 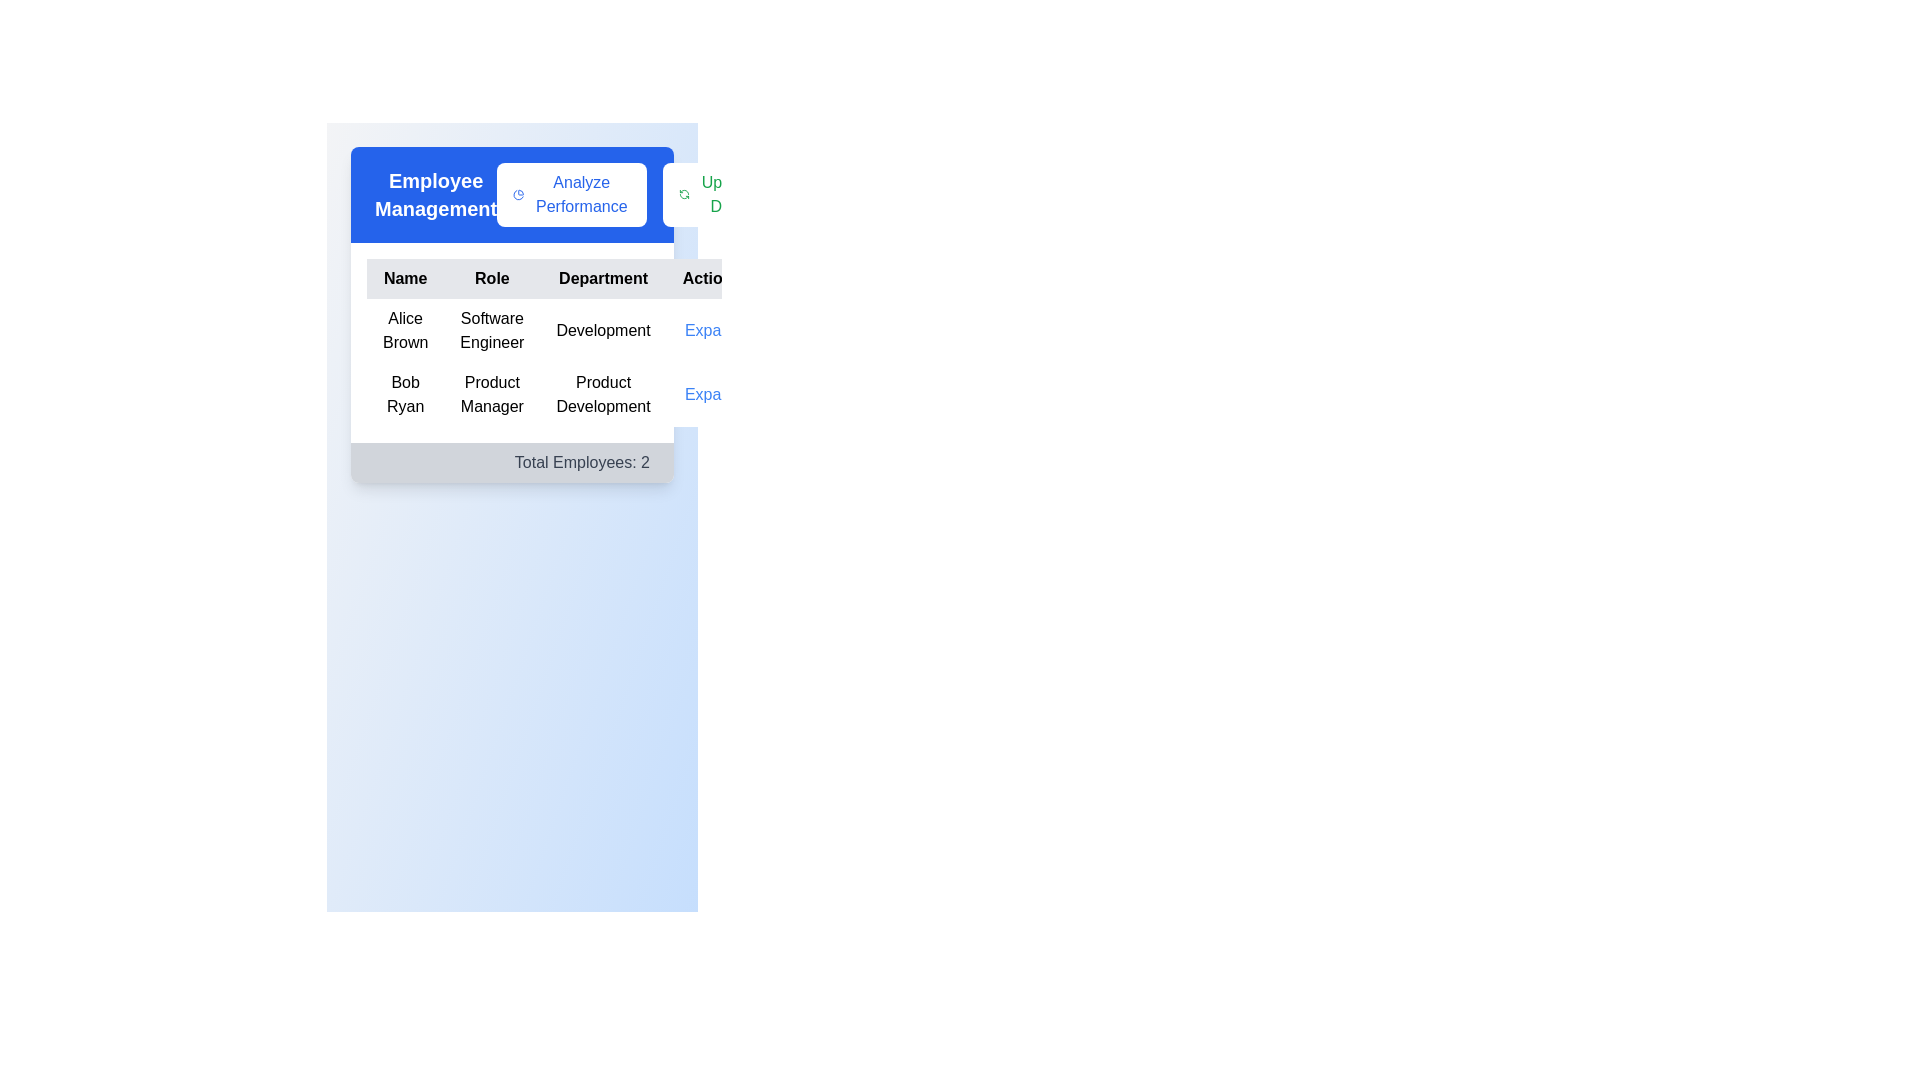 I want to click on the text label displaying 'Bob Ryan' in the second row of the table under the 'Name' header to trigger the hover-related event, so click(x=404, y=394).